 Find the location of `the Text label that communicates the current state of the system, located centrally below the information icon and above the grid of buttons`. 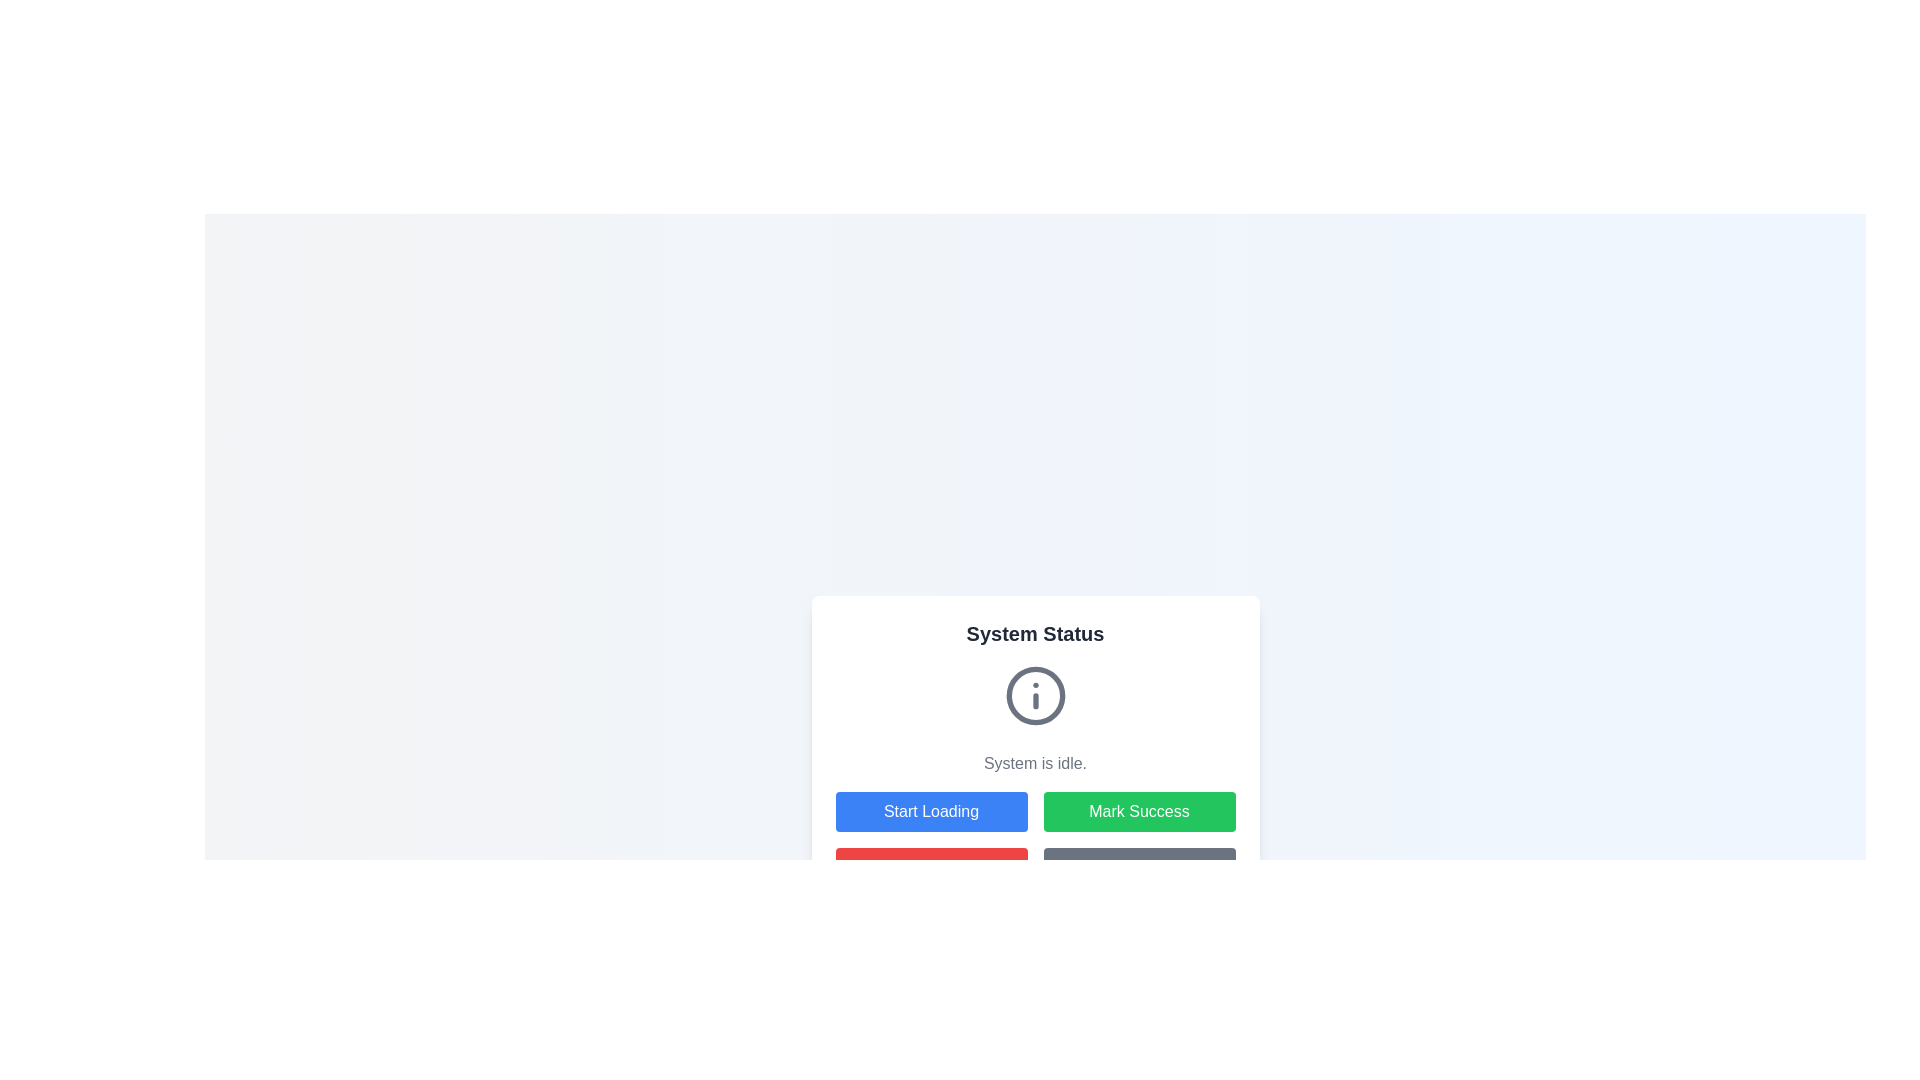

the Text label that communicates the current state of the system, located centrally below the information icon and above the grid of buttons is located at coordinates (1035, 753).